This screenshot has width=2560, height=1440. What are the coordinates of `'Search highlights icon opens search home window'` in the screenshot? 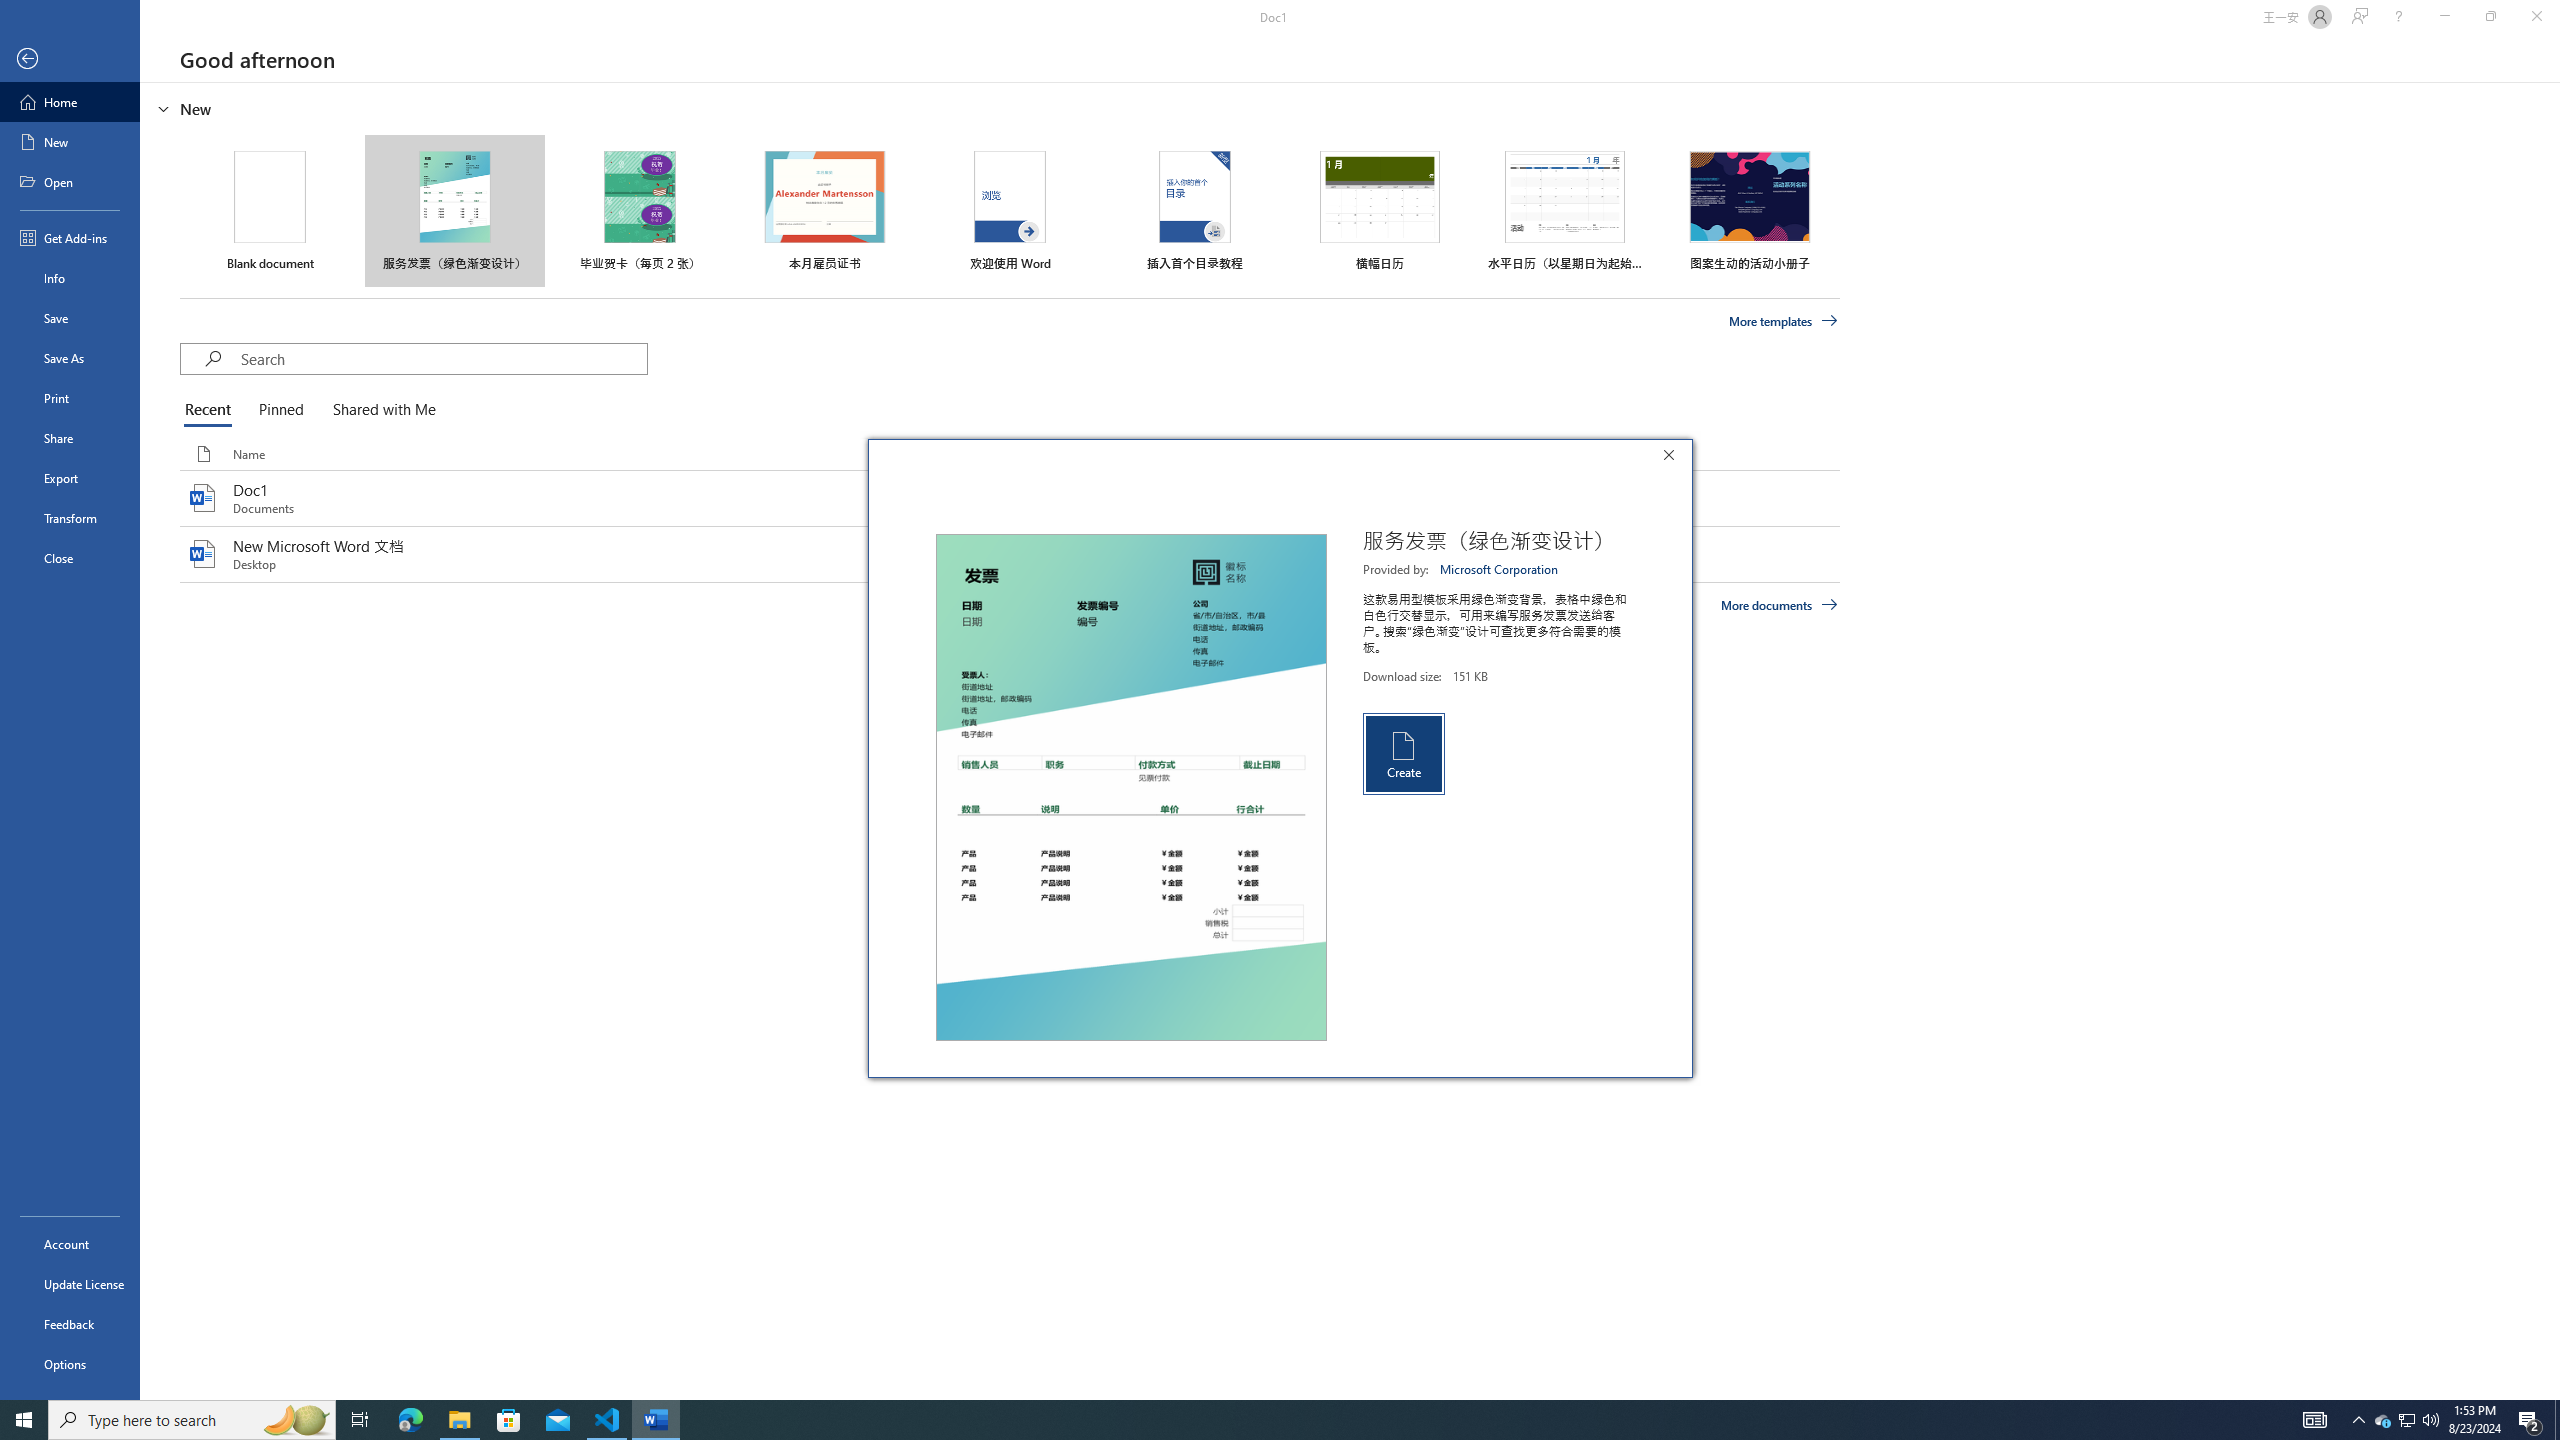 It's located at (294, 1418).